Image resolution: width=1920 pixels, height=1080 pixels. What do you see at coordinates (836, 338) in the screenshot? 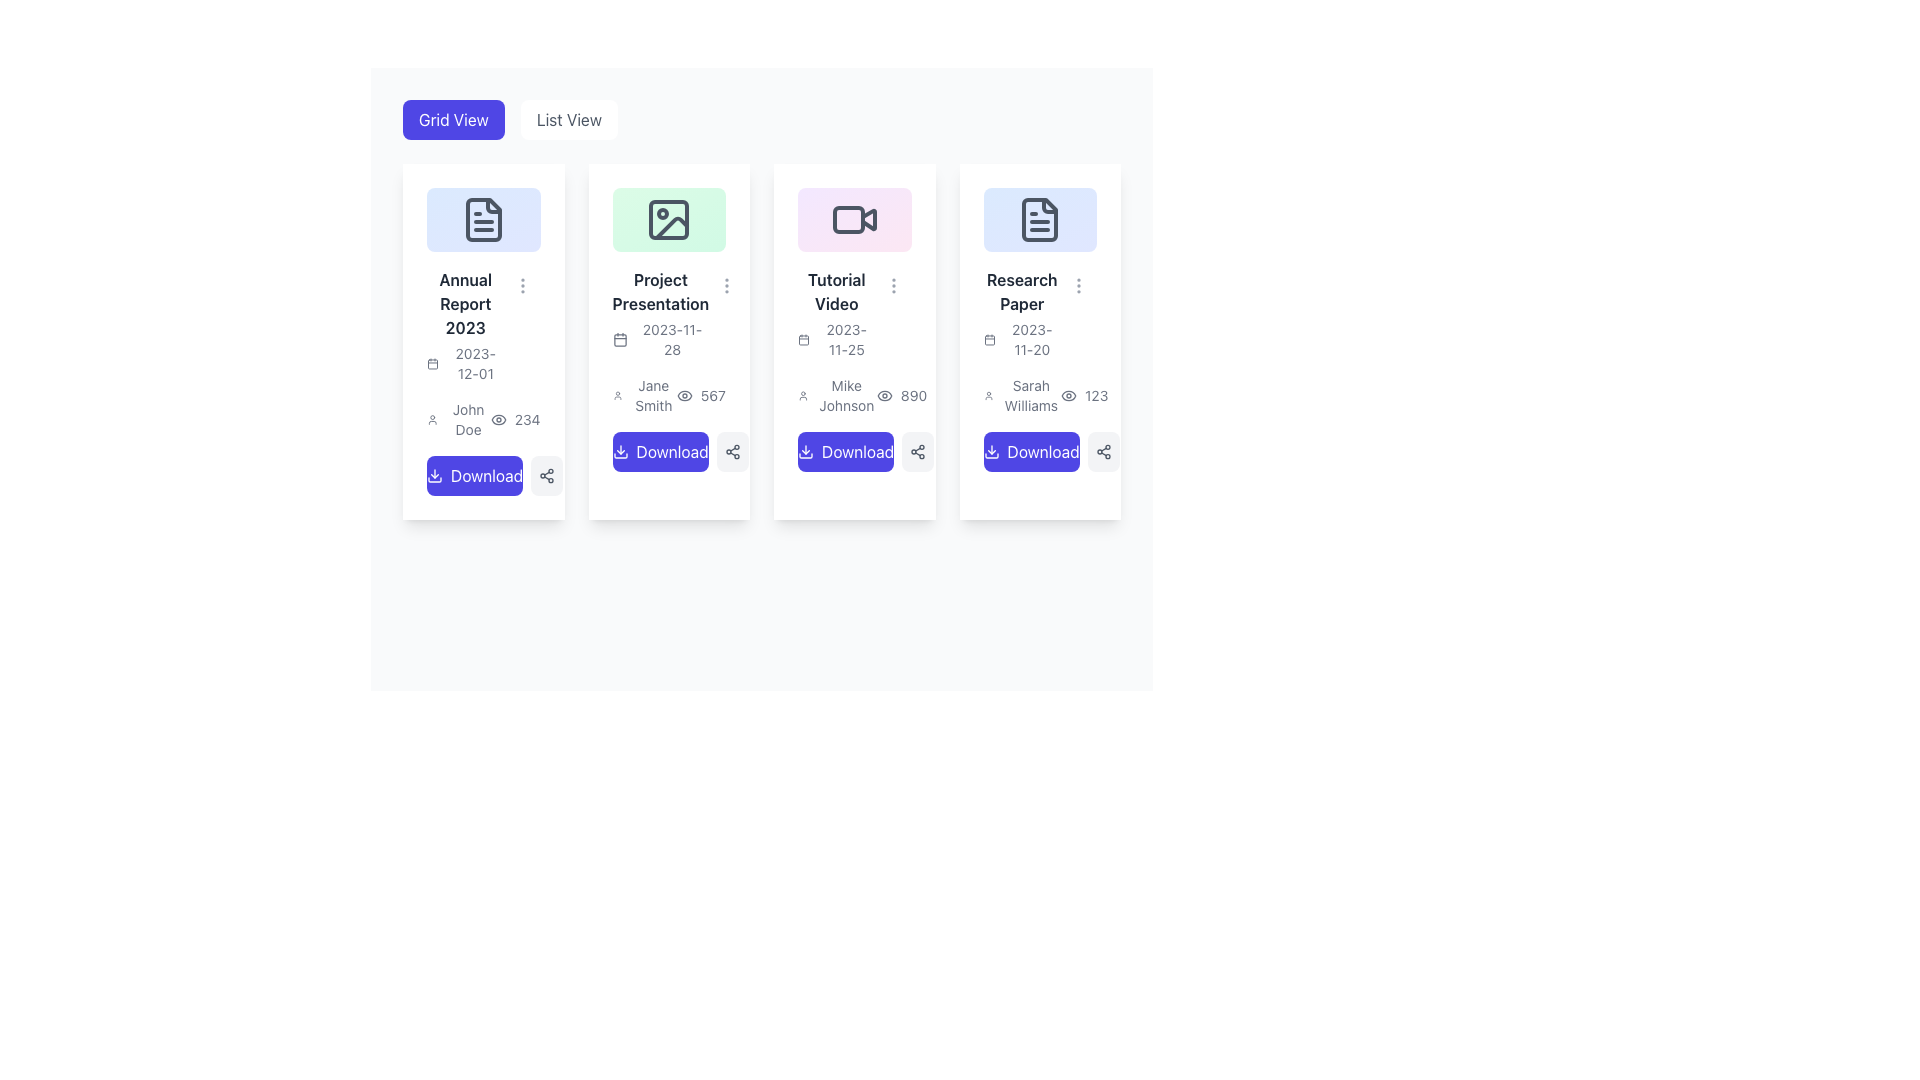
I see `the text label displaying the date '2023-11-25' with a calendar icon, located under the title 'Tutorial Video' in the third card of the horizontally aligned grid layout` at bounding box center [836, 338].